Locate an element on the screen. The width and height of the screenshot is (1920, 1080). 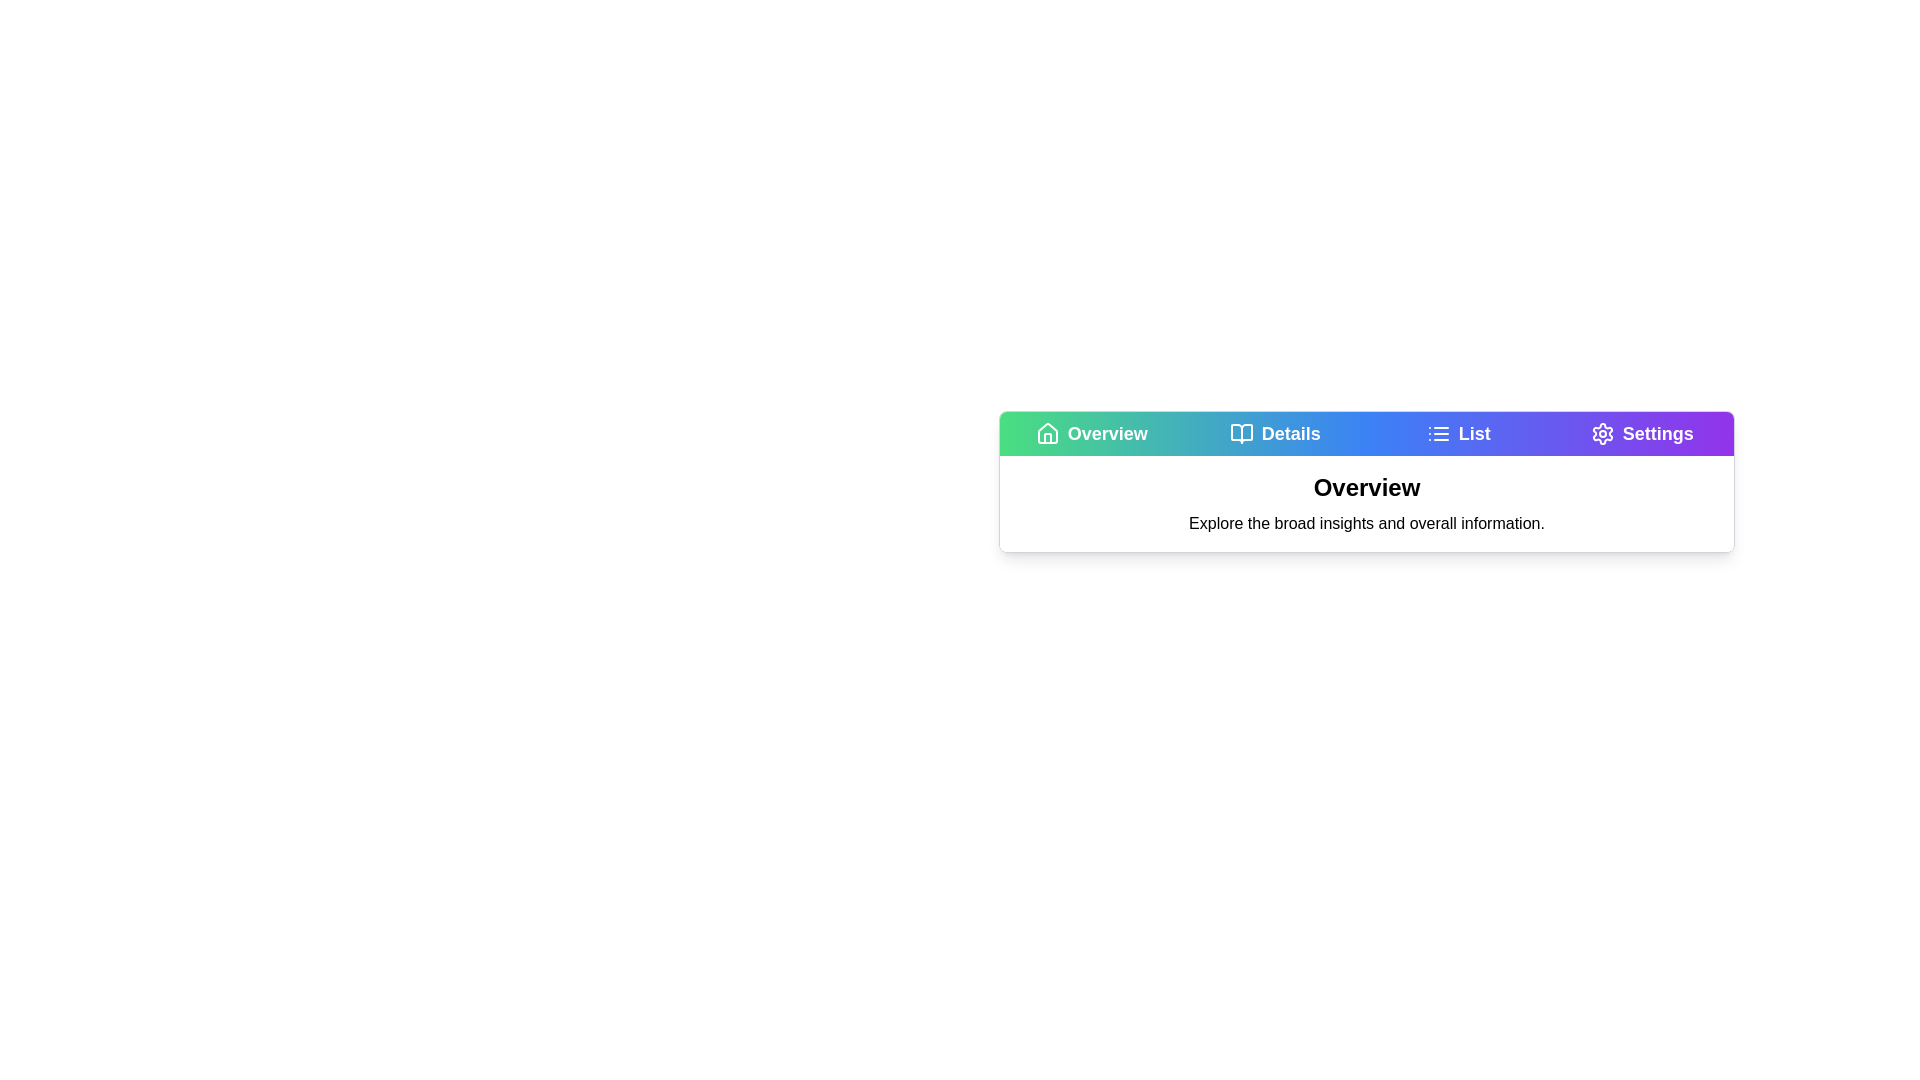
the settings icon button located in the top-right portion of the interface is located at coordinates (1602, 433).